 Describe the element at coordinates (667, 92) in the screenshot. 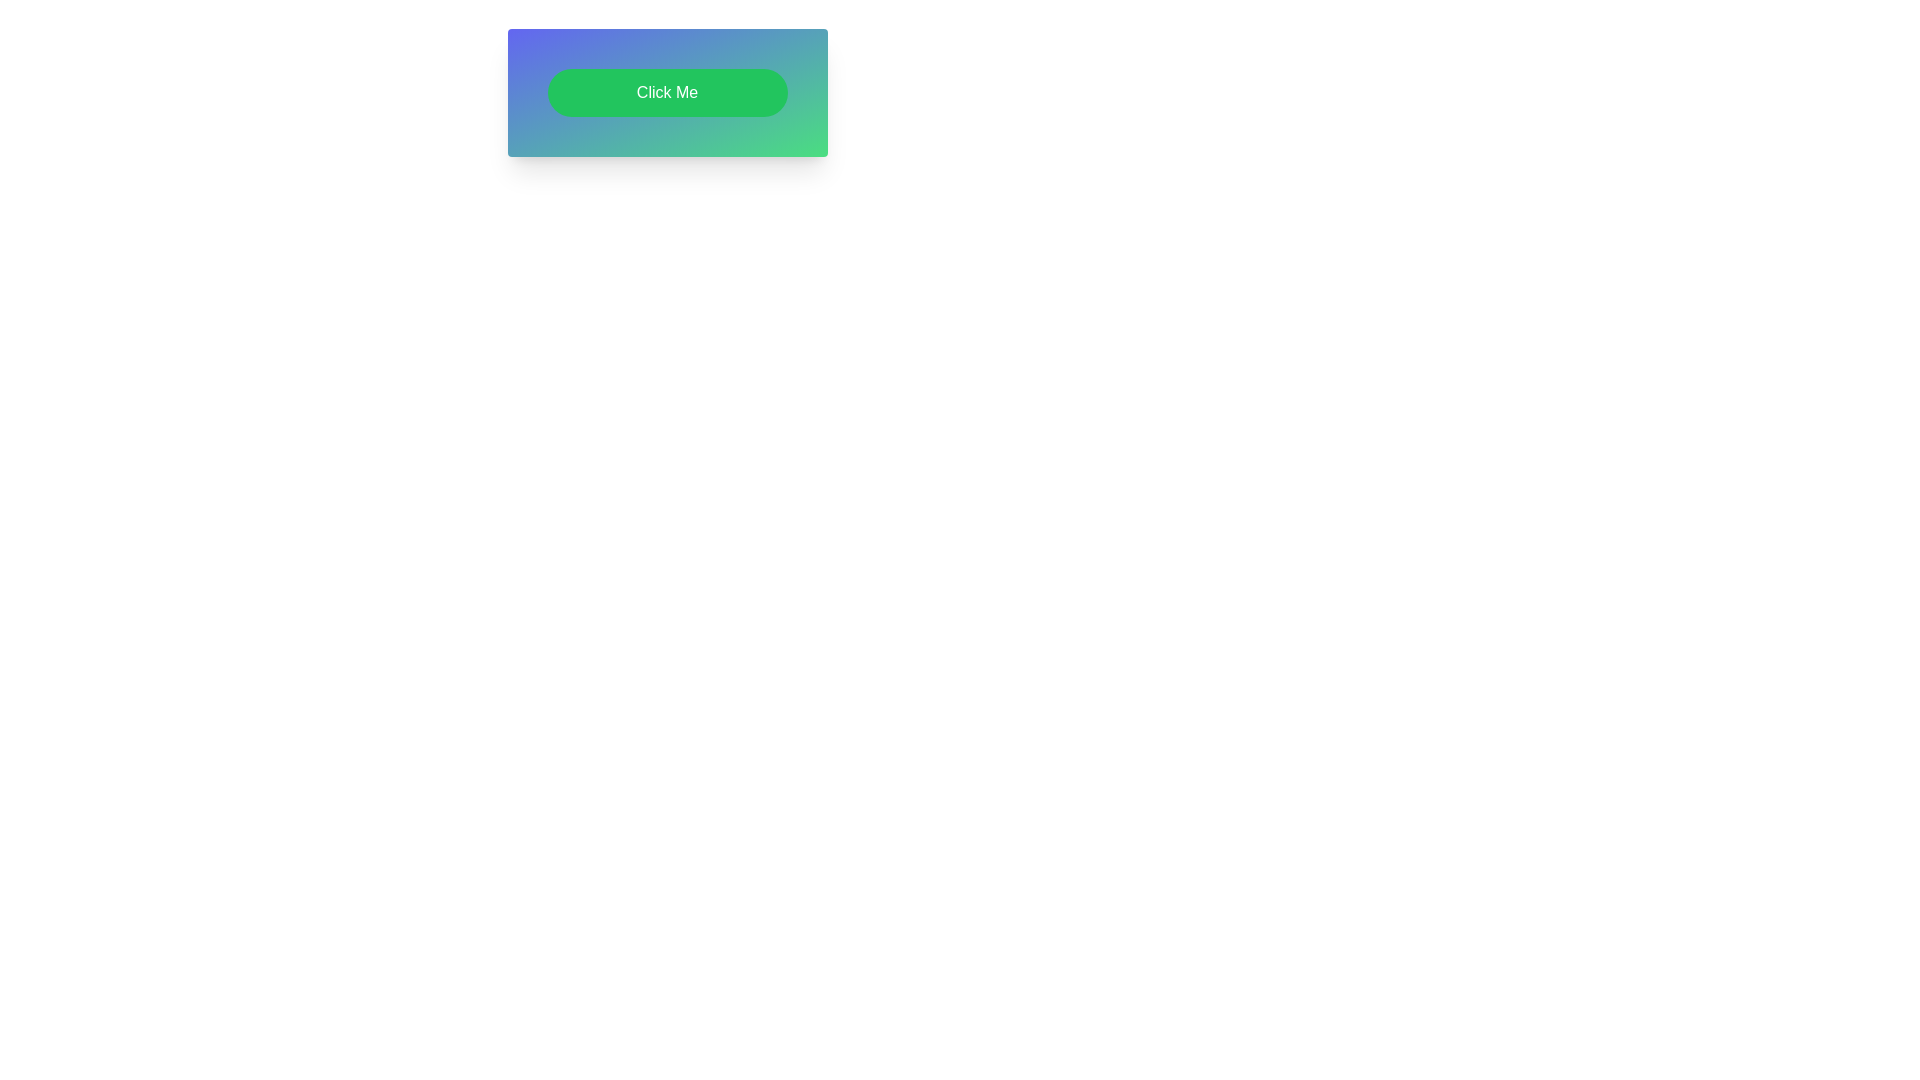

I see `the green rectangular button with rounded corners labeled 'Click Me'` at that location.